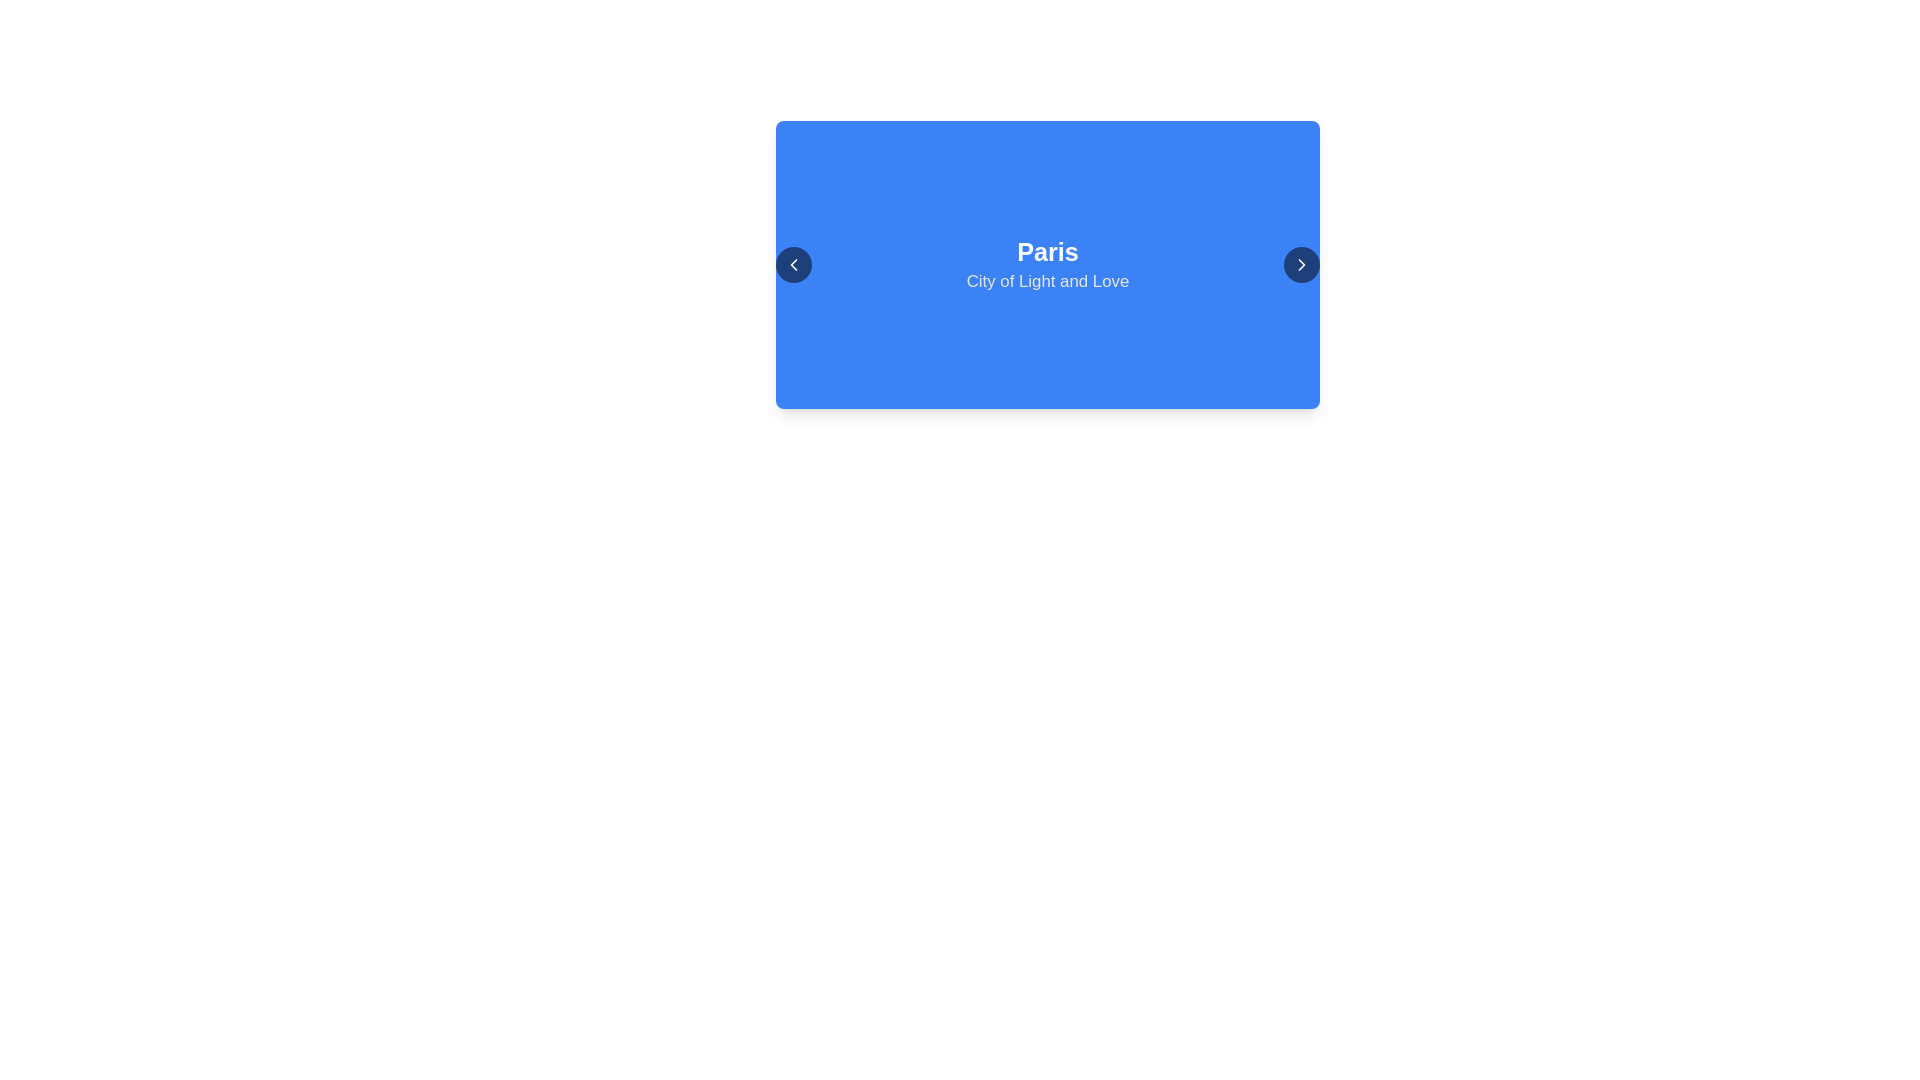 This screenshot has width=1920, height=1080. I want to click on the circular button containing a small rightward-pointing arrow icon, located at the right edge of the 'Paris' card component, to potentially reveal a tooltip, so click(1301, 264).